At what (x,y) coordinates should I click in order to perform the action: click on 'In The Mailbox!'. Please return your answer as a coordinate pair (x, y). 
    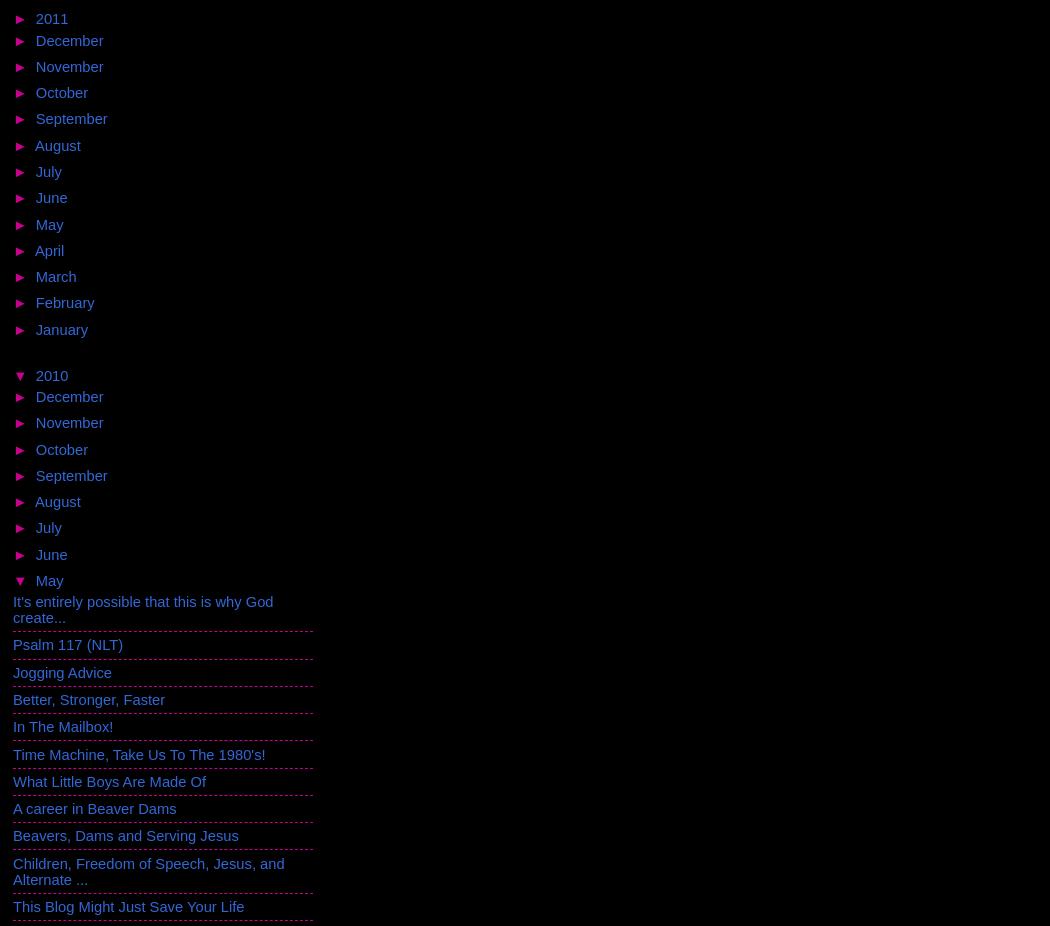
    Looking at the image, I should click on (62, 727).